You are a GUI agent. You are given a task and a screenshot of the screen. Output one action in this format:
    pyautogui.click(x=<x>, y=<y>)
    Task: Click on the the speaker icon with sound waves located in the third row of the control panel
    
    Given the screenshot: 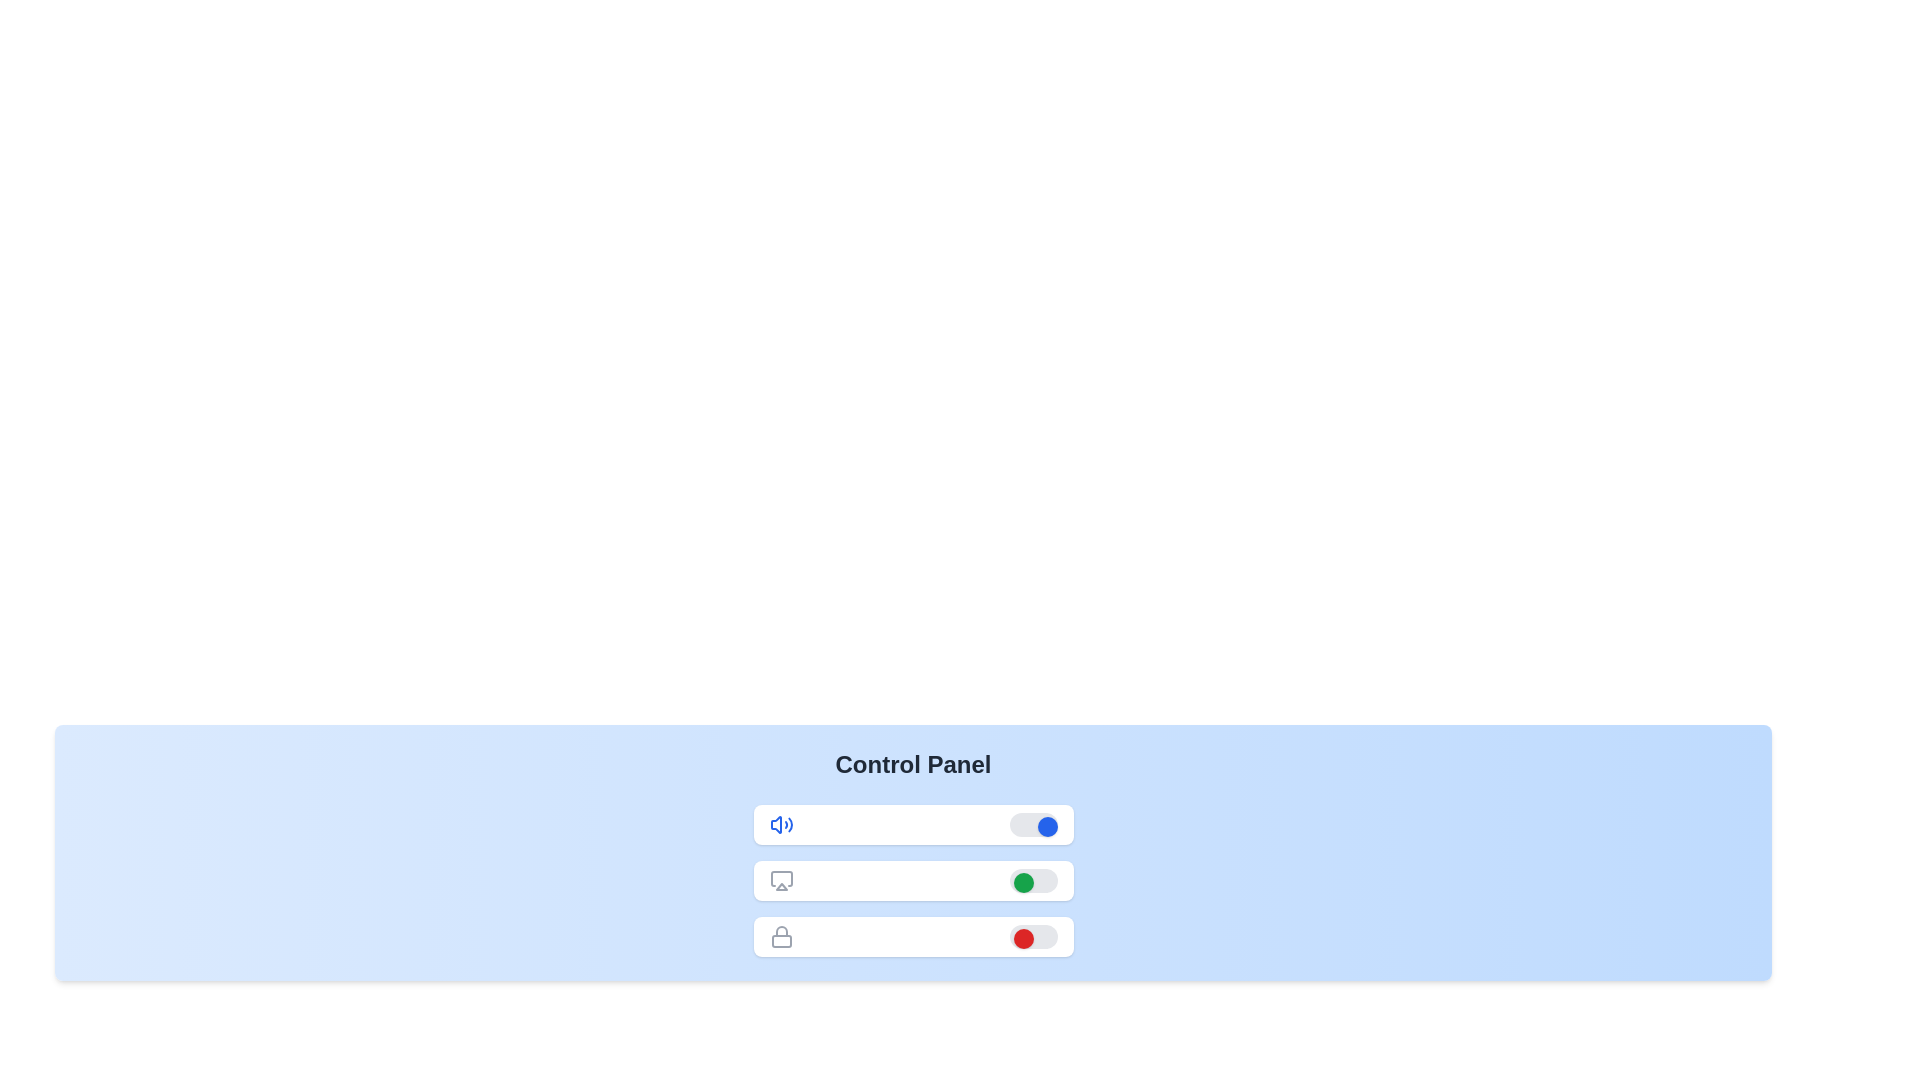 What is the action you would take?
    pyautogui.click(x=775, y=825)
    